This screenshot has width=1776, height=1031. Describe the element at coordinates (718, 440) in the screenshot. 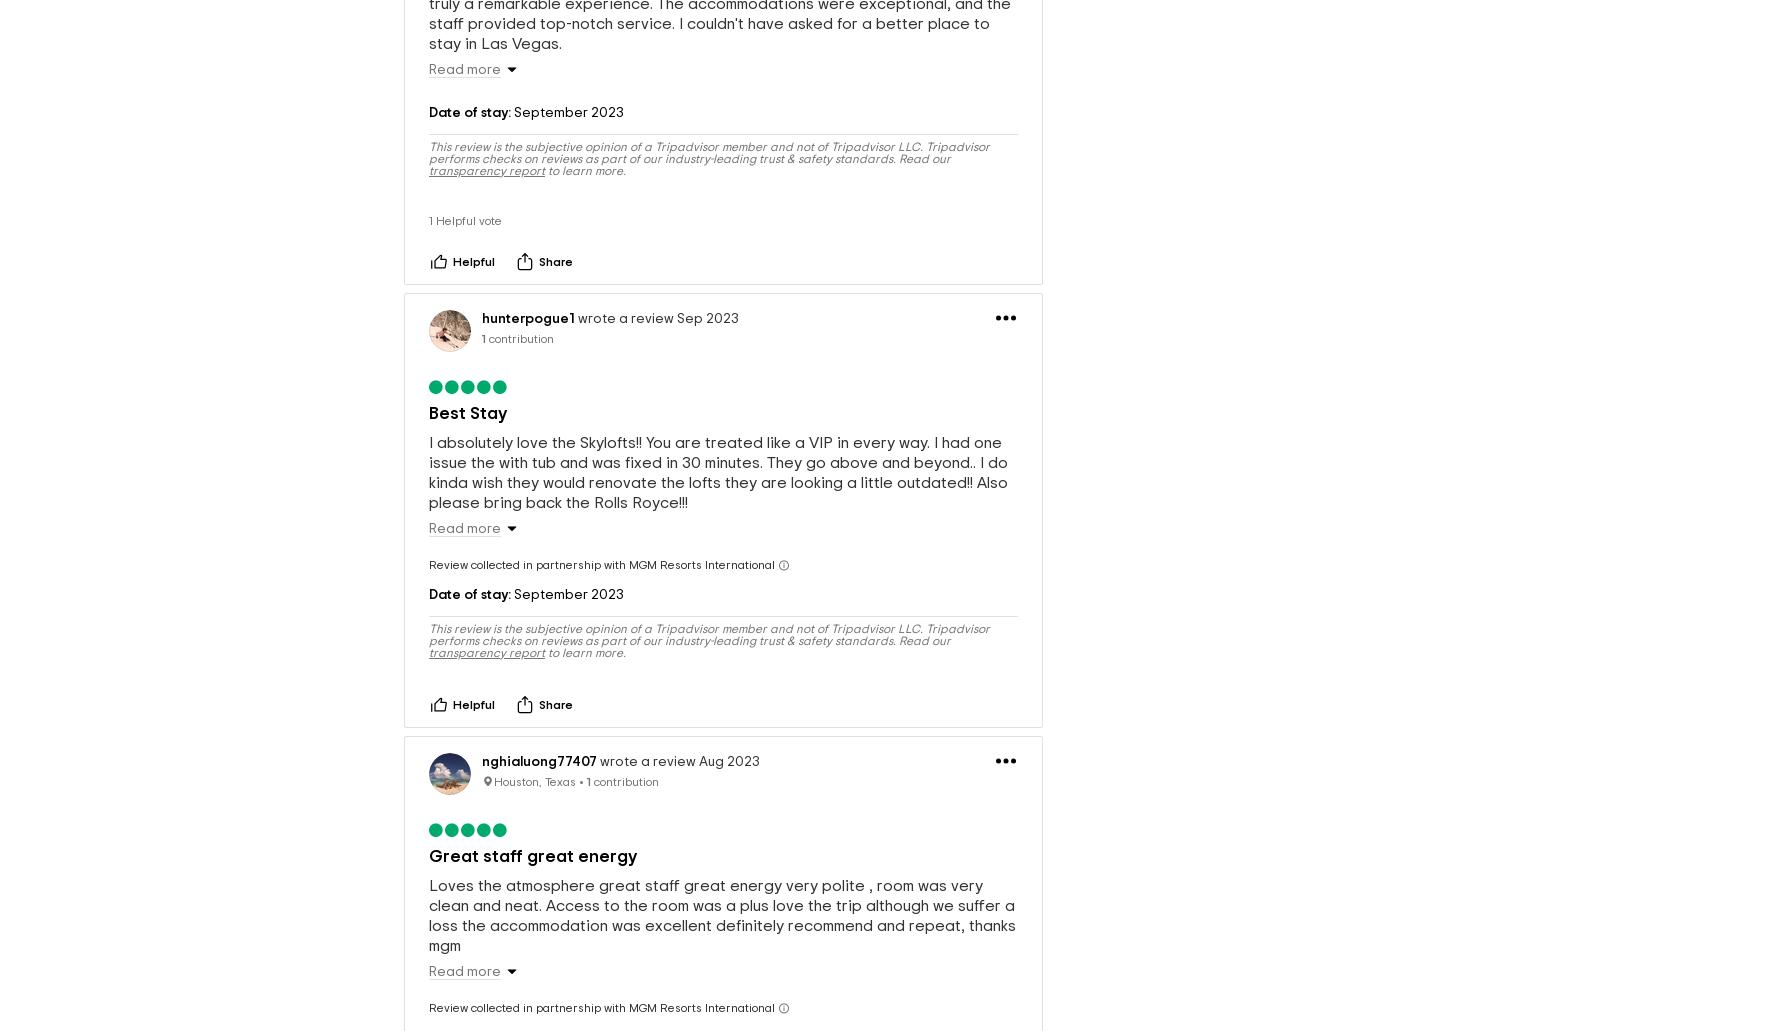

I see `'I absolutely love the Skylofts!! You are treated like a VIP in every way. I had one issue the with tub and was fixed in 30 minutes. They go above and beyond.. I do kinda wish they would renovate the lofts they are looking a little outdated!! Also please bring back the Rolls Royce!!!'` at that location.